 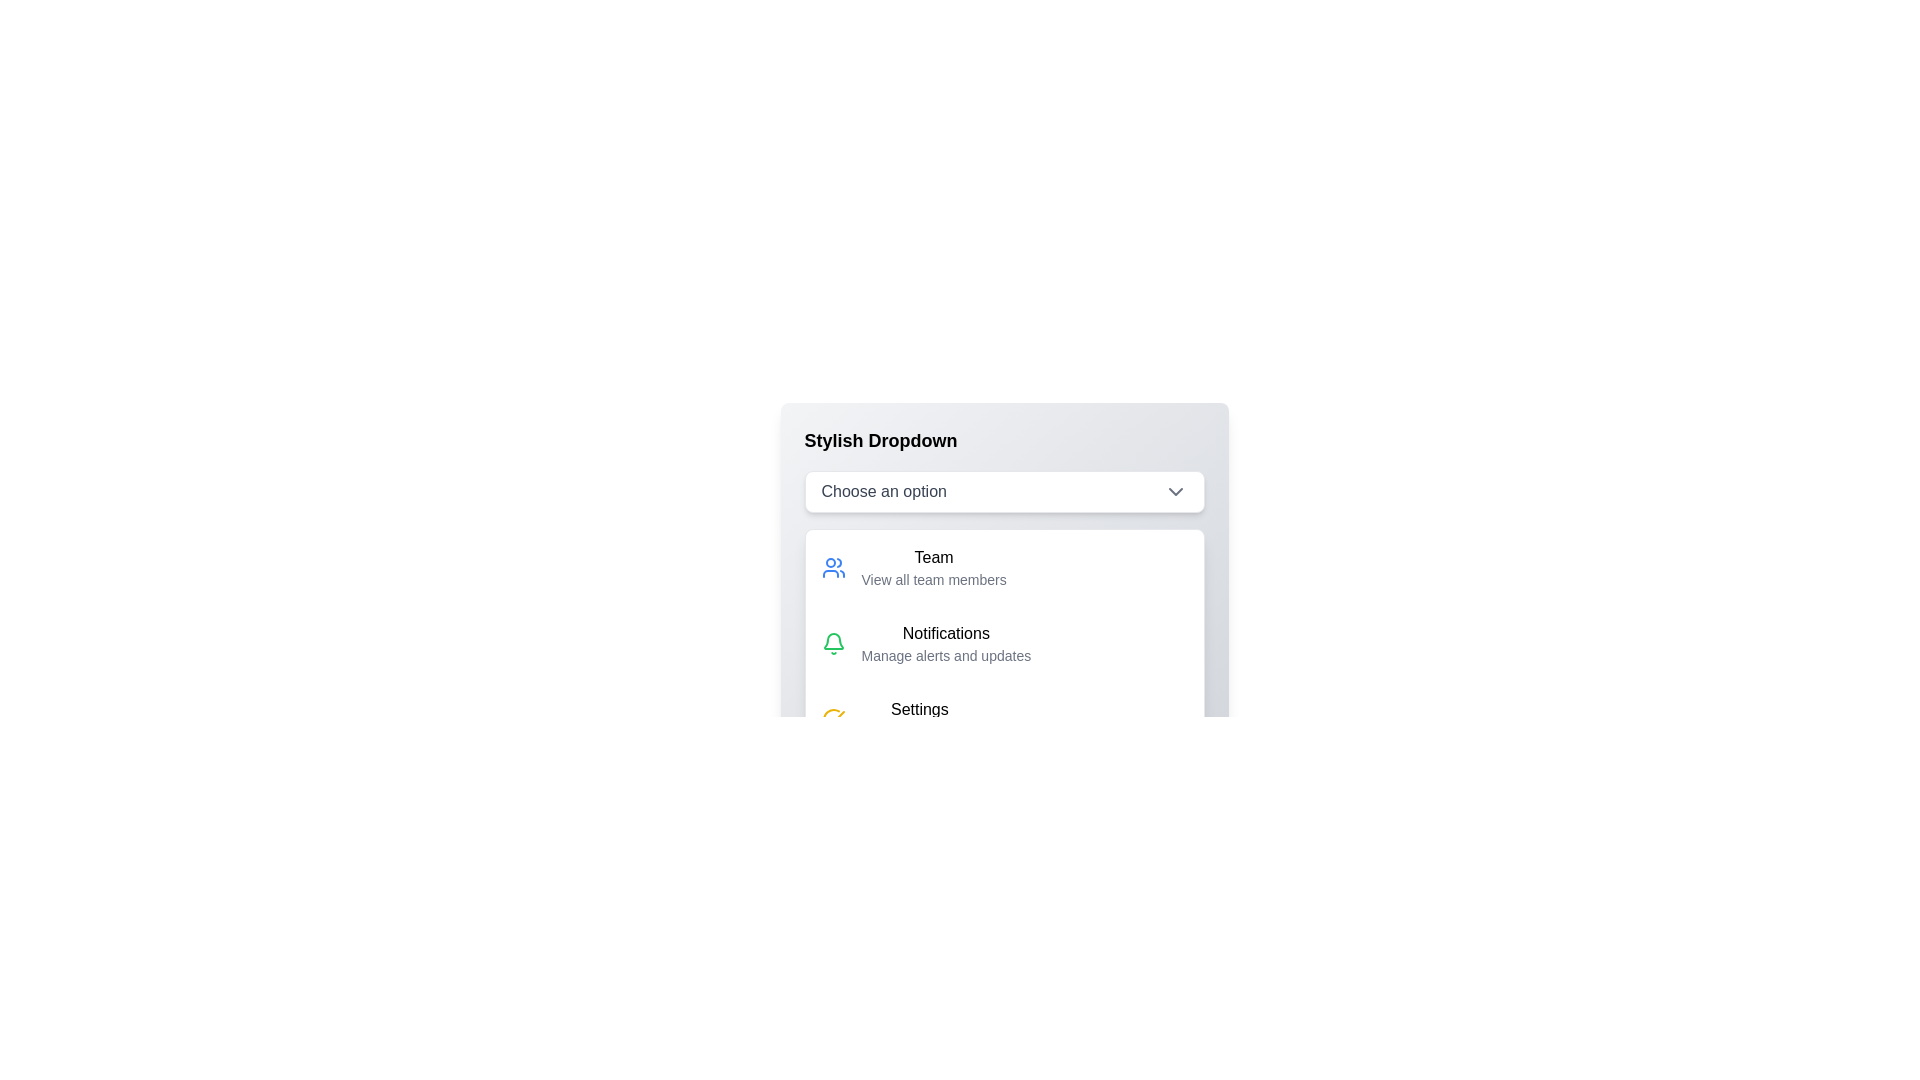 I want to click on the first sub-element of the circular icon with a checkmark, located next to the 'Settings' text in the dropdown menu, so click(x=833, y=720).